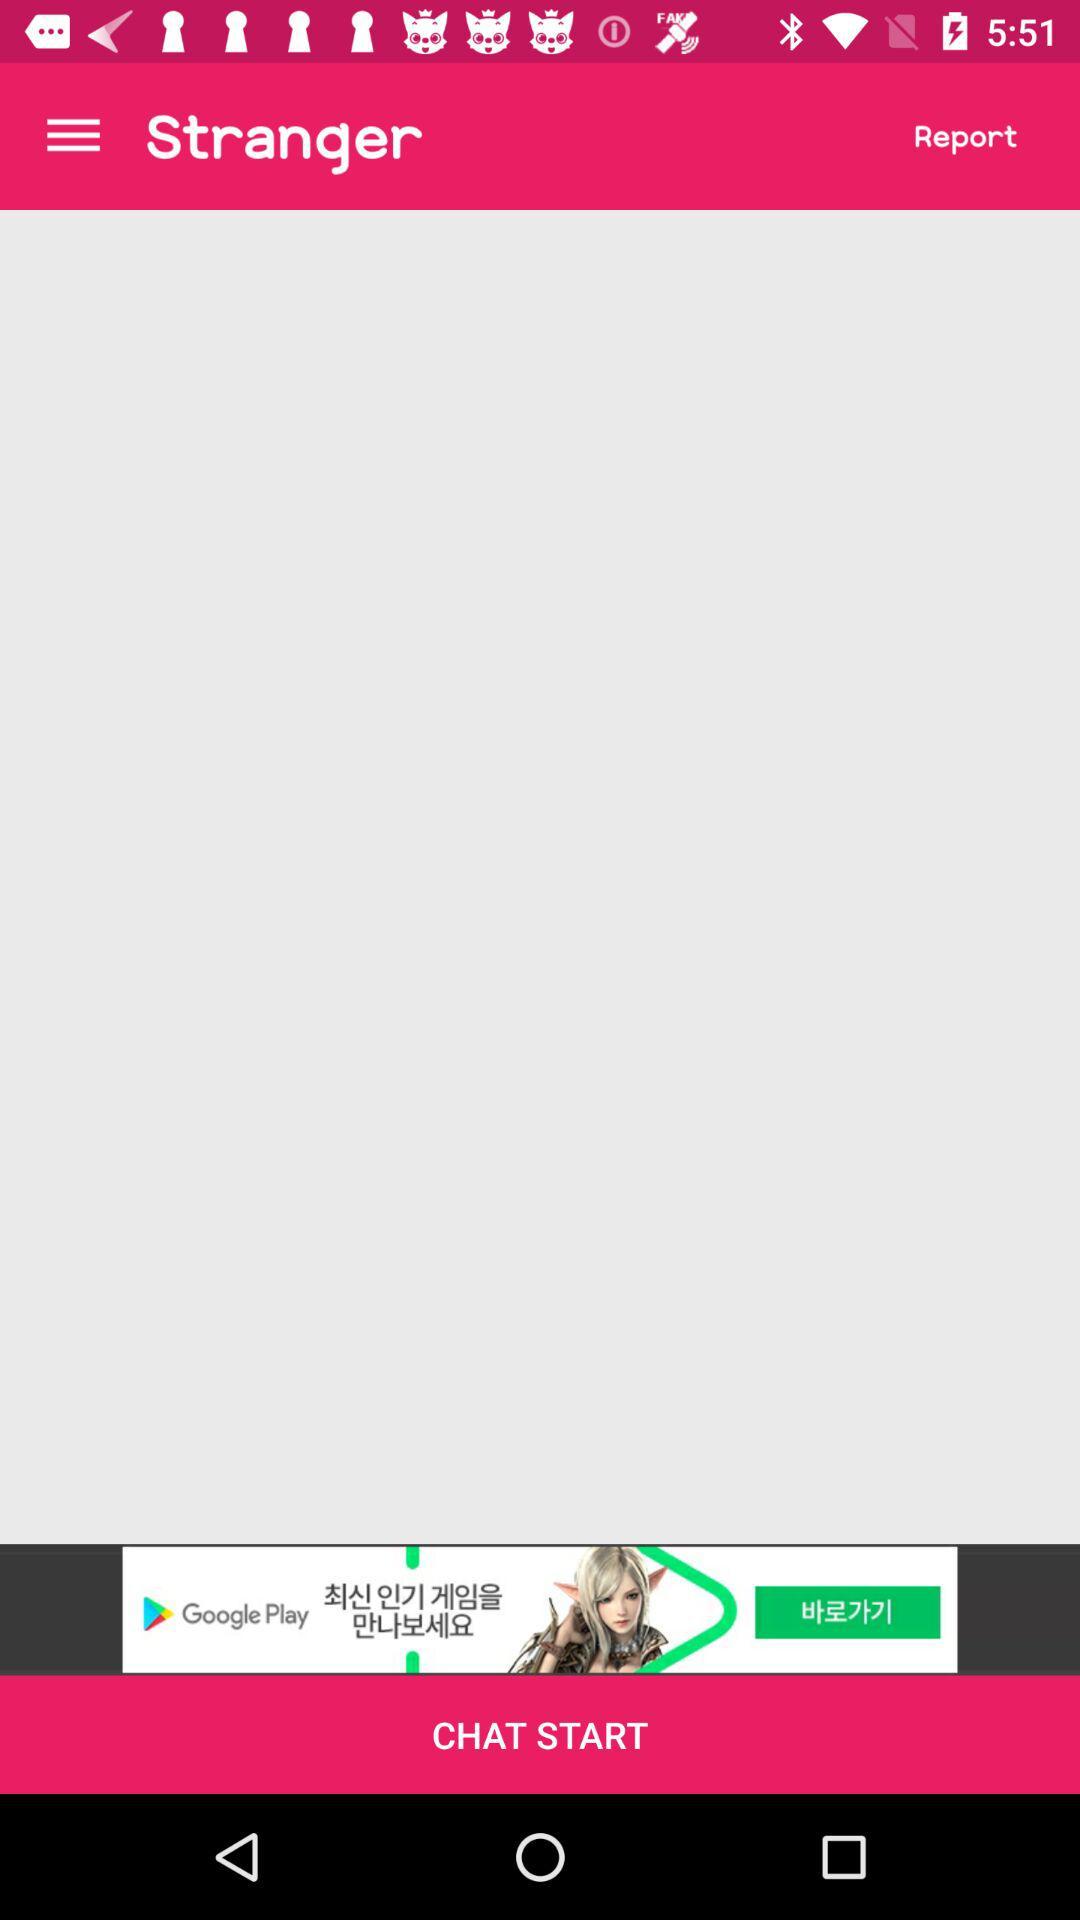  I want to click on the menu bar, so click(72, 135).